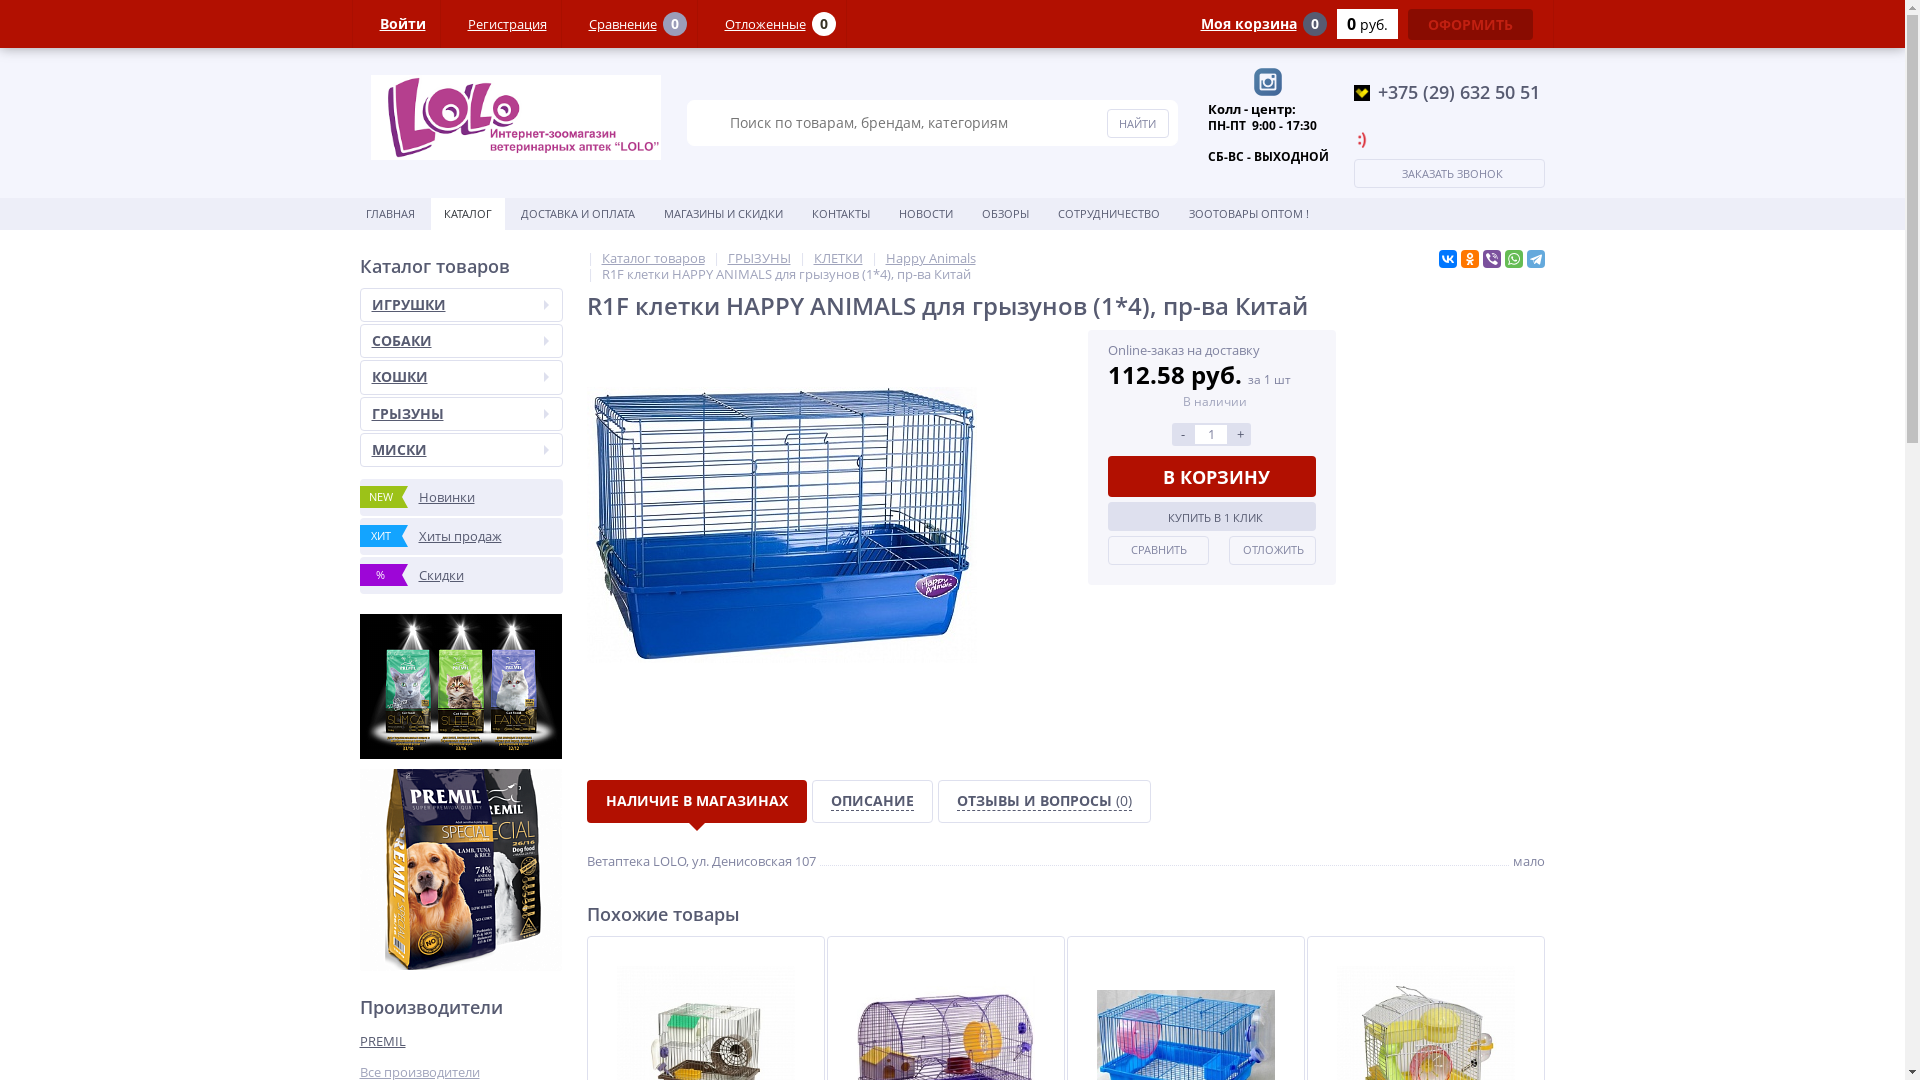 Image resolution: width=1920 pixels, height=1080 pixels. I want to click on '-', so click(1171, 433).